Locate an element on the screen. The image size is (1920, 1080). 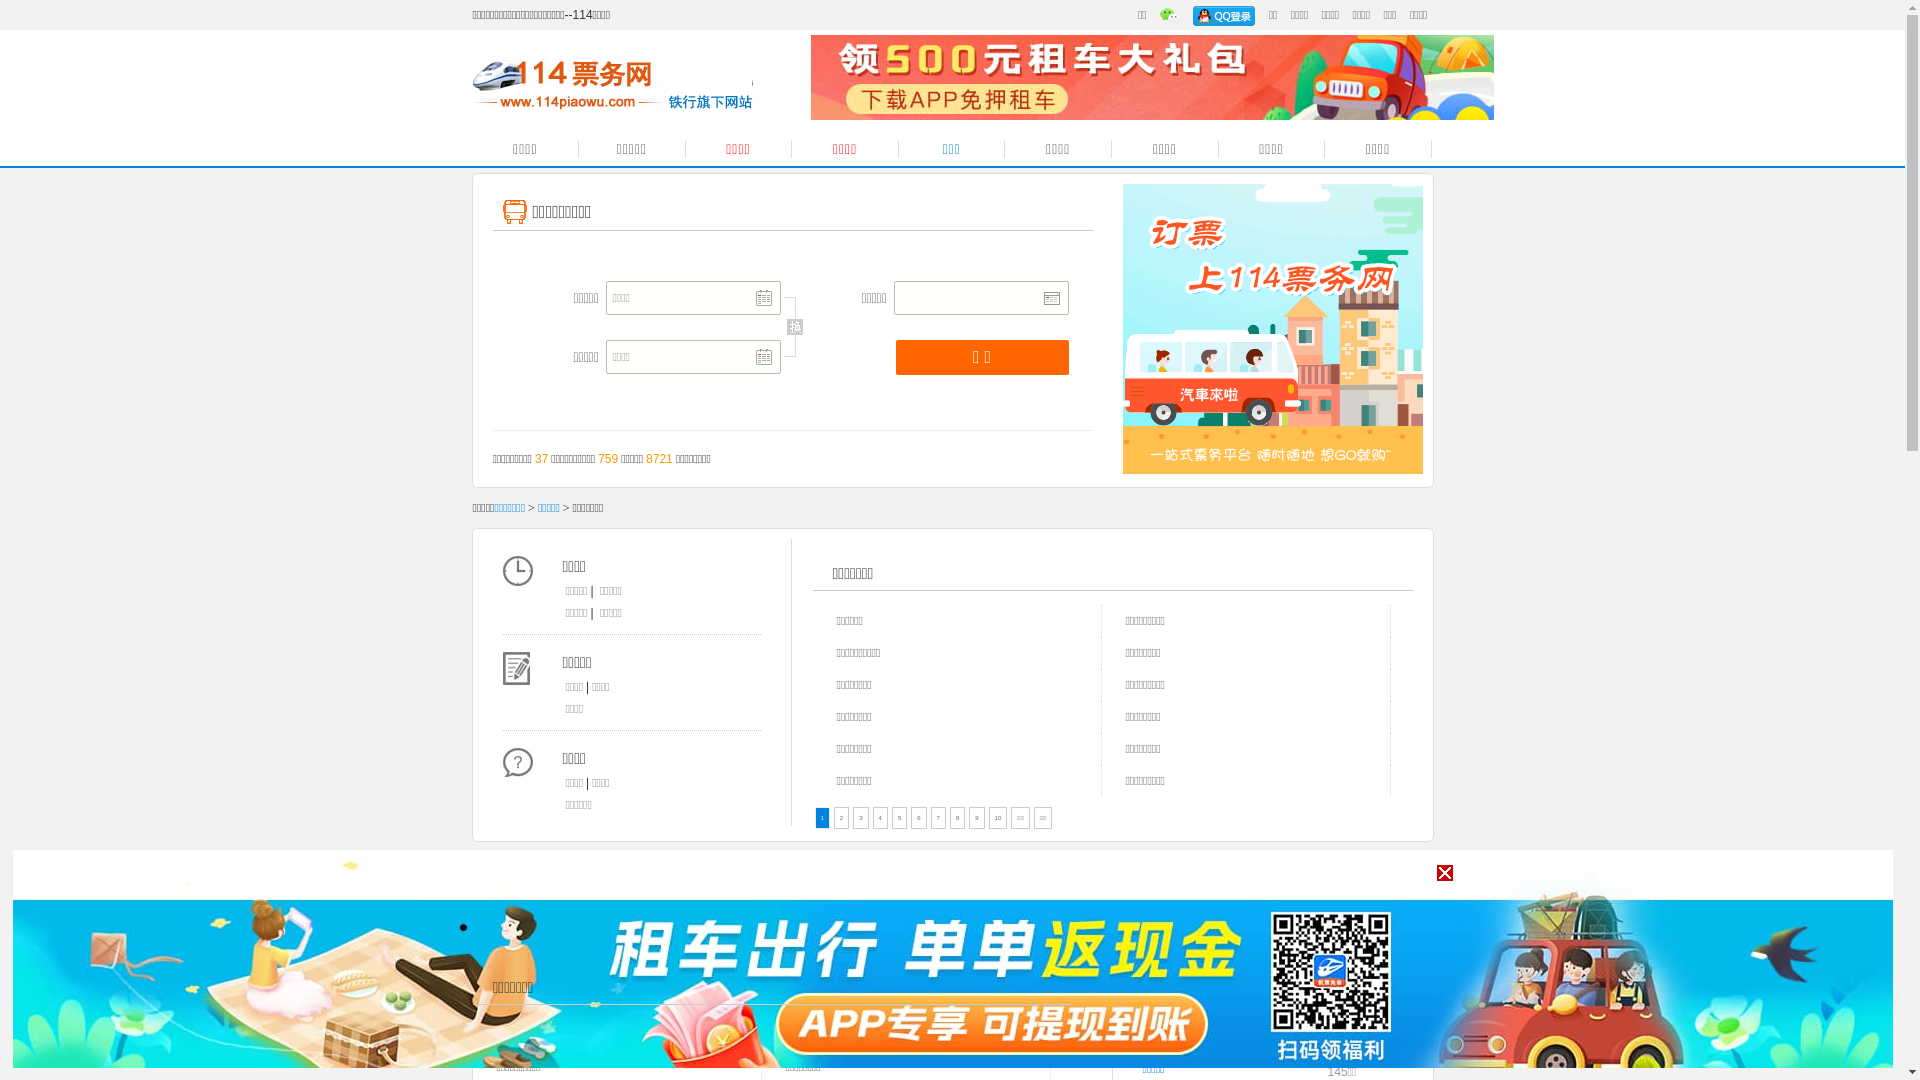
'5' is located at coordinates (898, 817).